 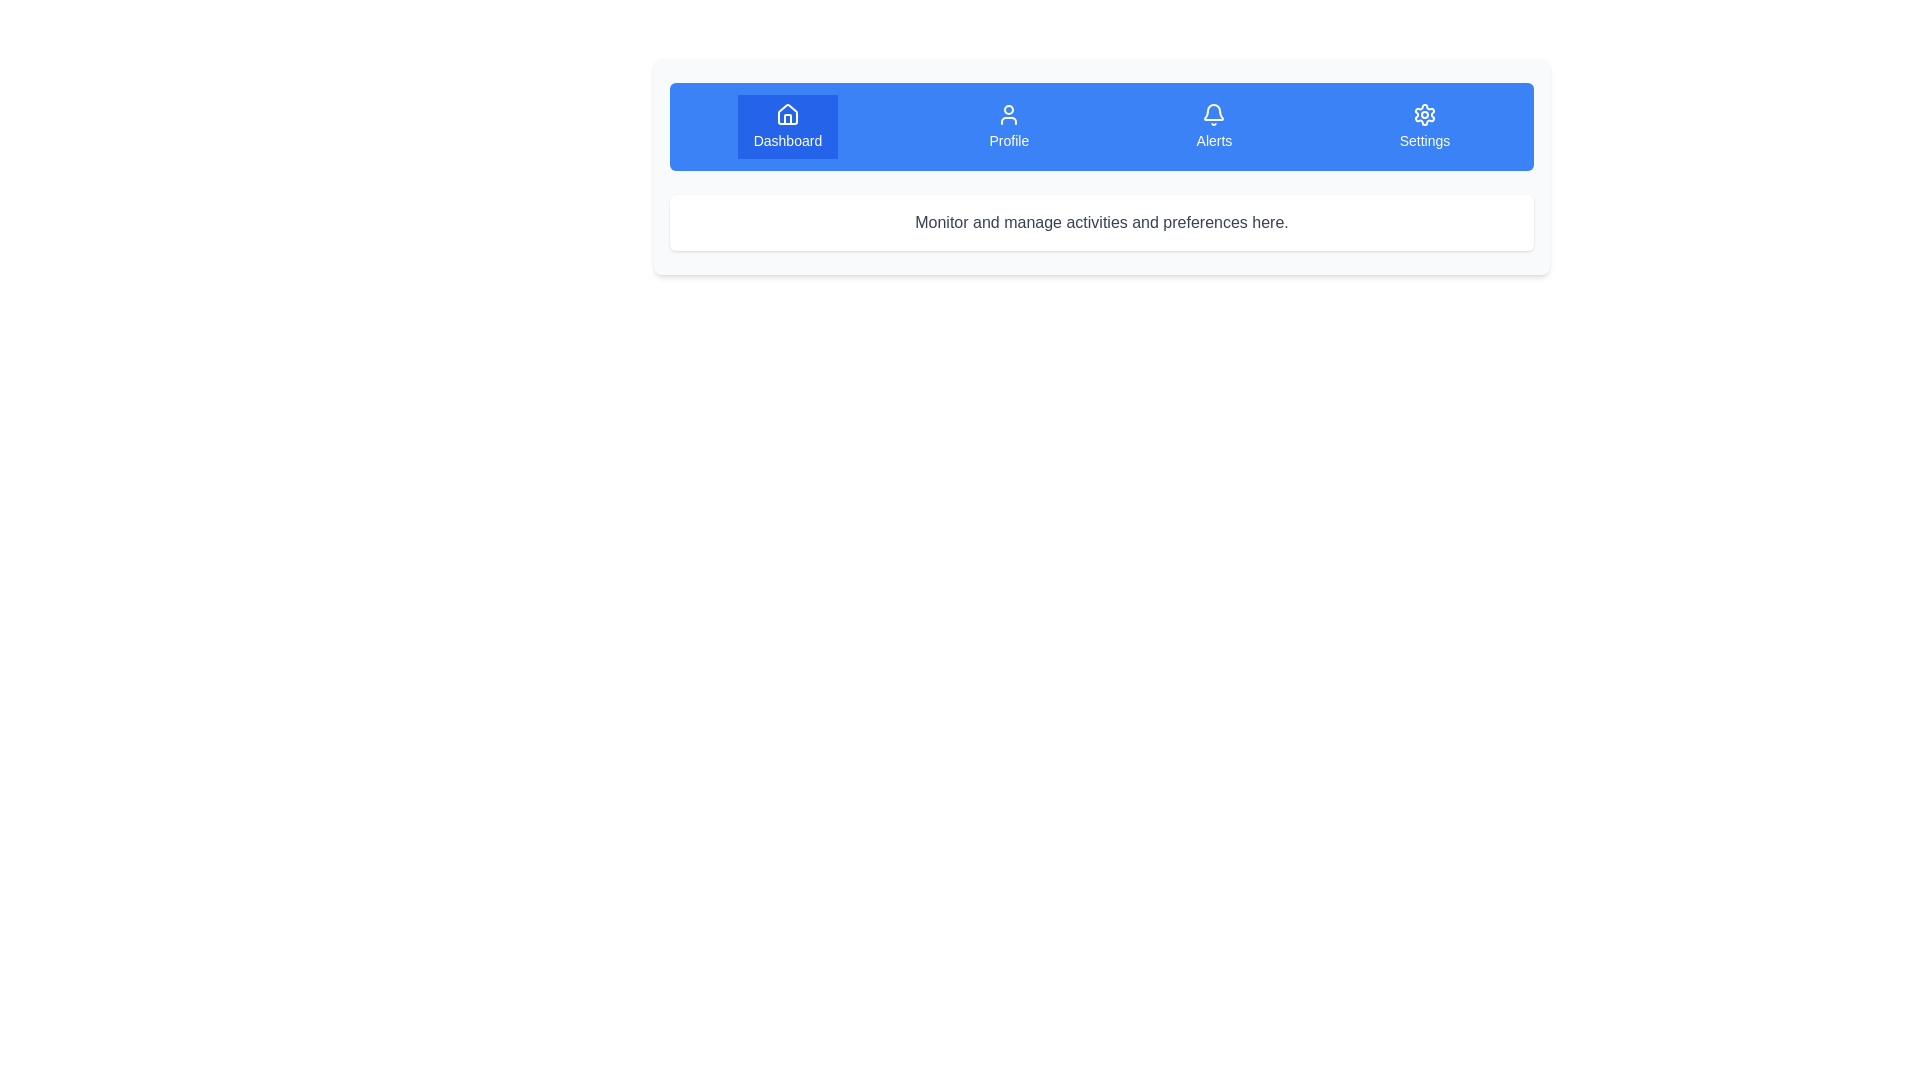 What do you see at coordinates (1213, 112) in the screenshot?
I see `the blue bell-shaped icon representing notifications in the navigation bar, located between the 'Profile' and 'Settings' icons` at bounding box center [1213, 112].